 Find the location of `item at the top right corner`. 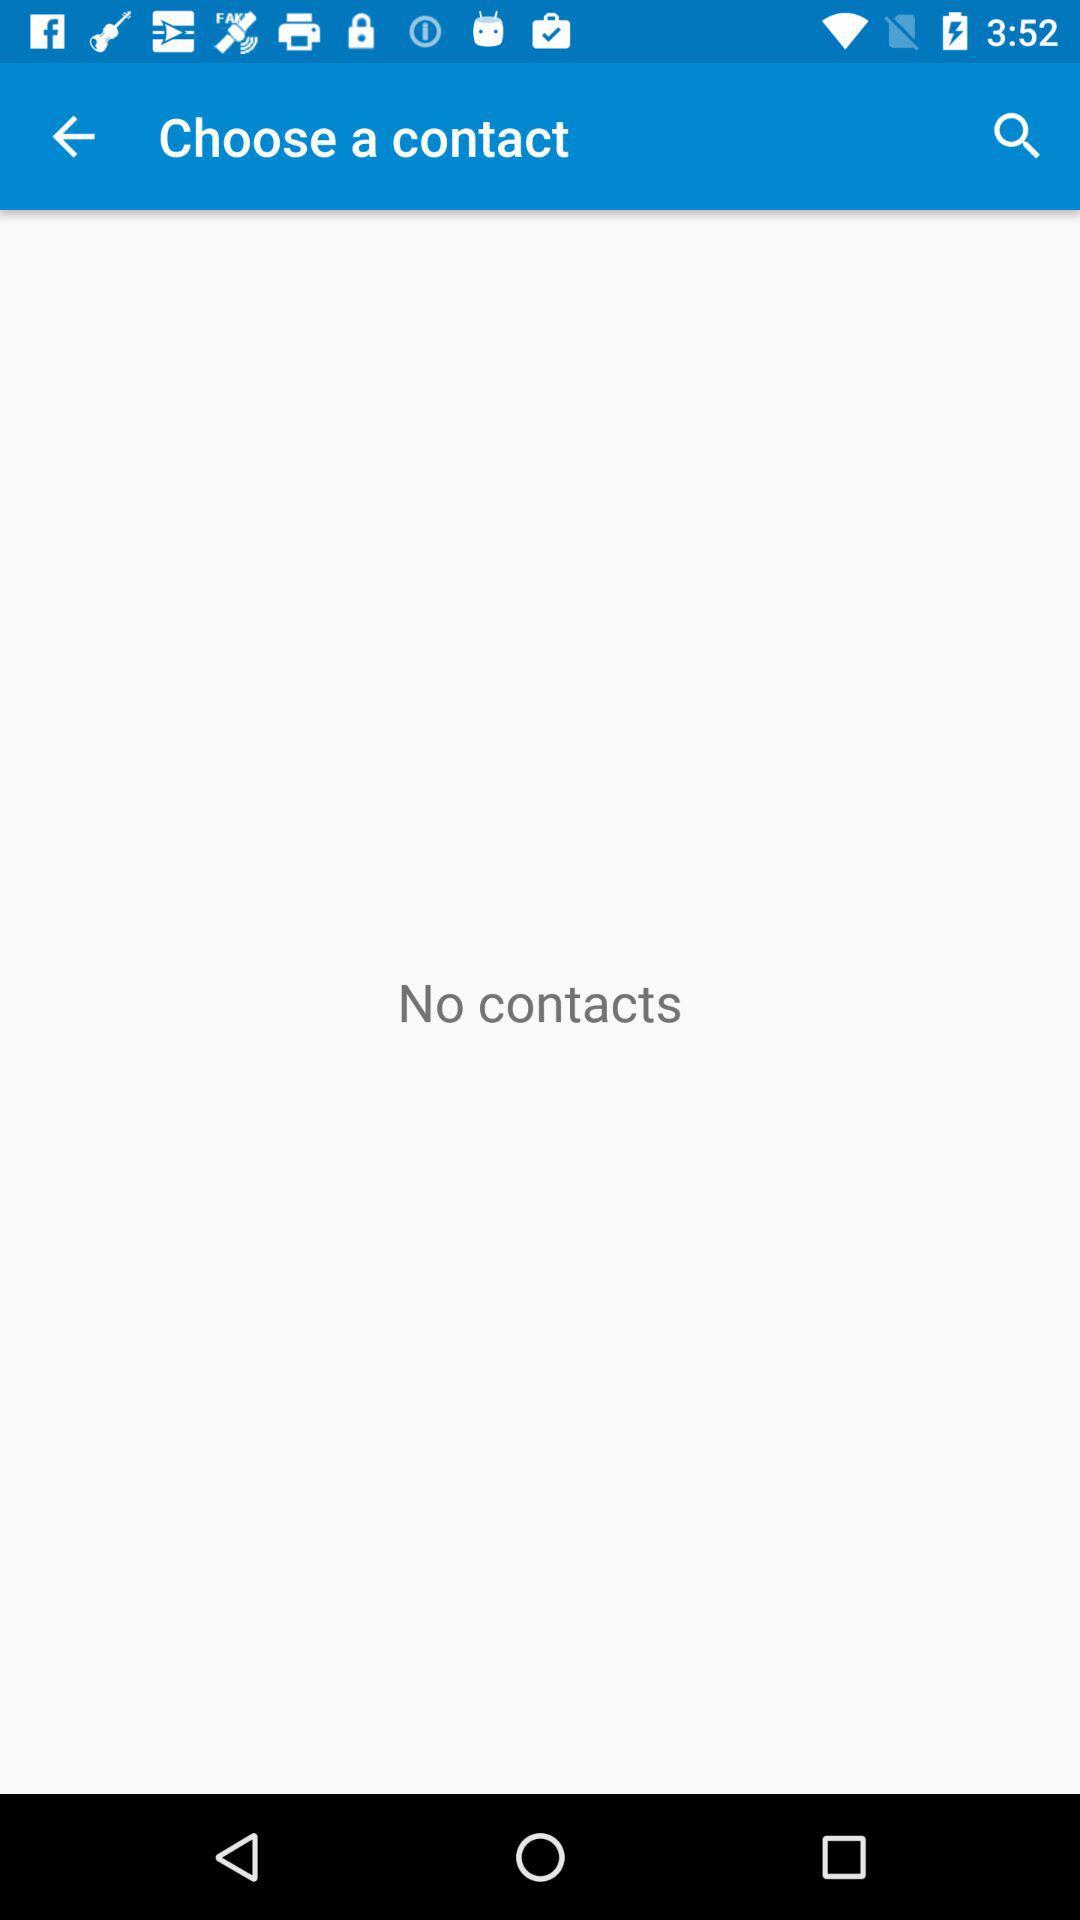

item at the top right corner is located at coordinates (1017, 135).